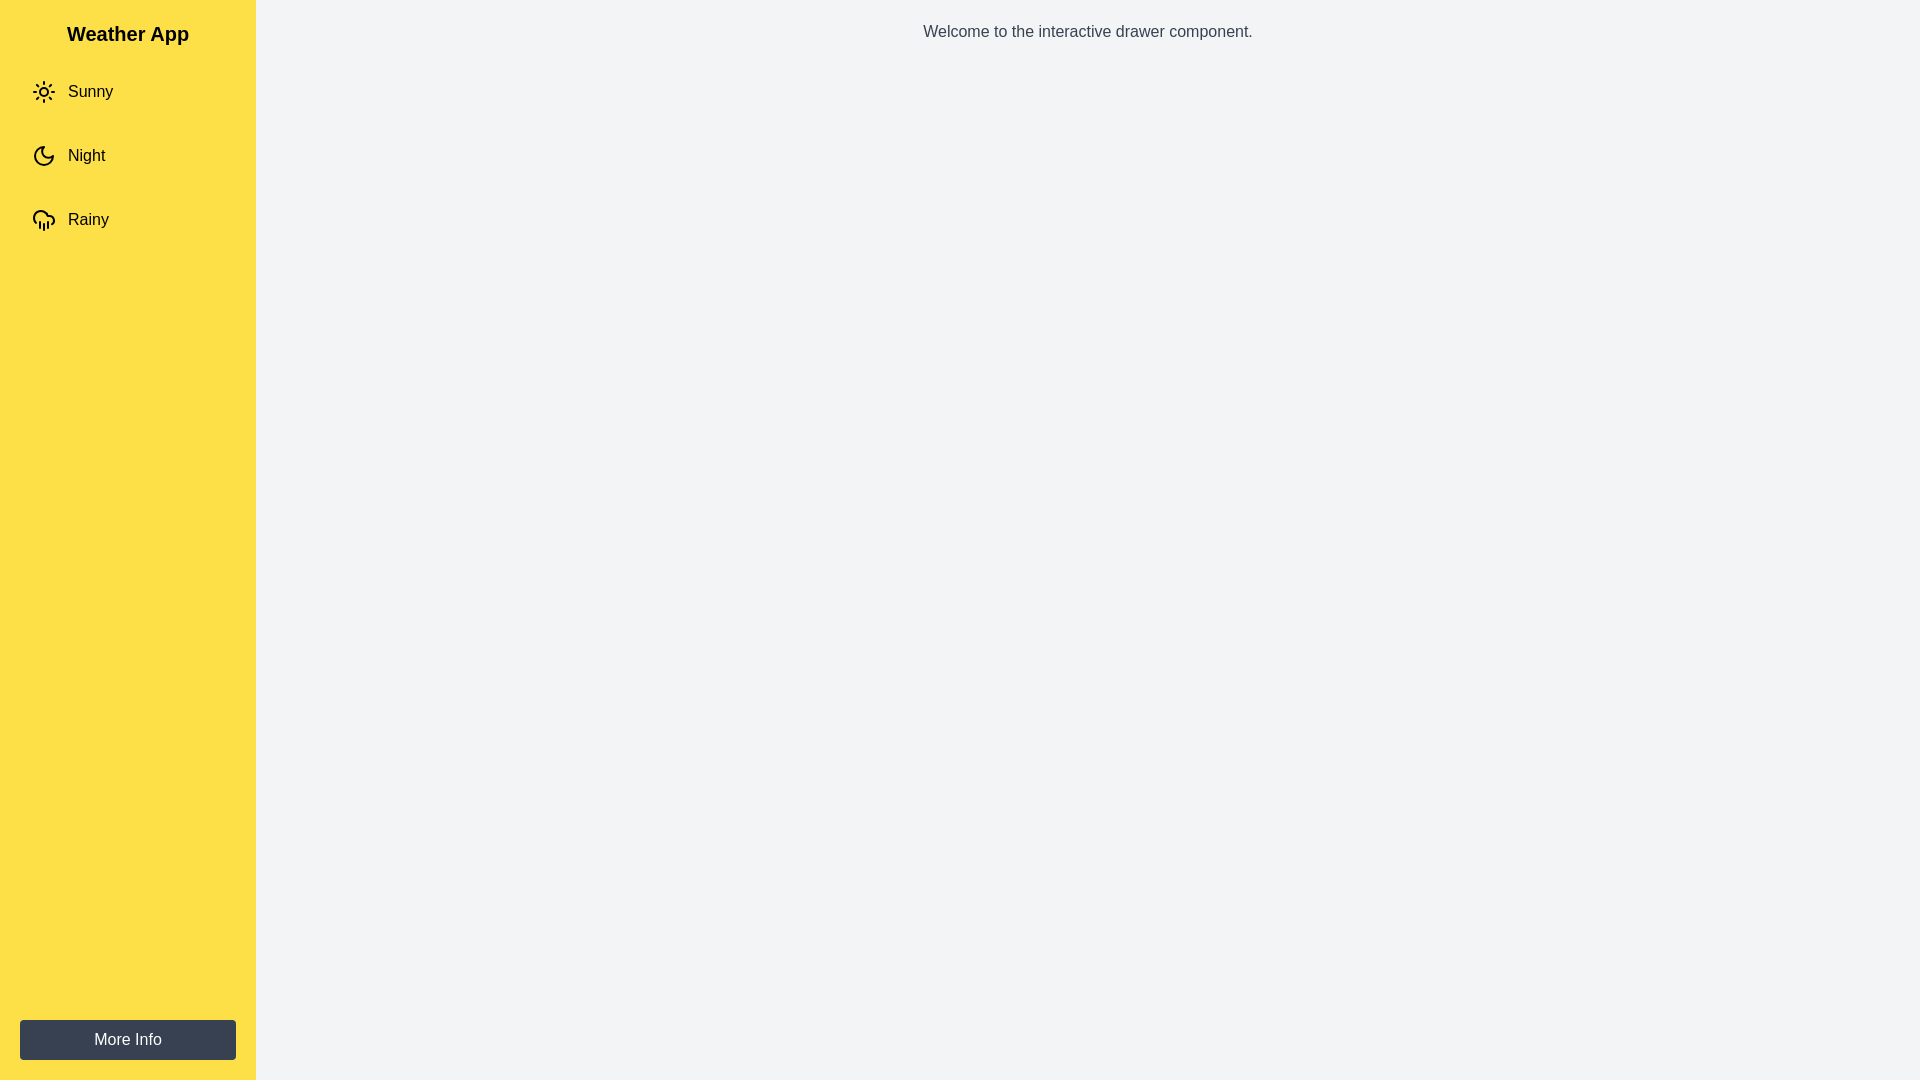 The width and height of the screenshot is (1920, 1080). Describe the element at coordinates (43, 219) in the screenshot. I see `the 'Rainy' graphical cloud icon, which features three vertical lines beneath it, in the left navigation bar` at that location.